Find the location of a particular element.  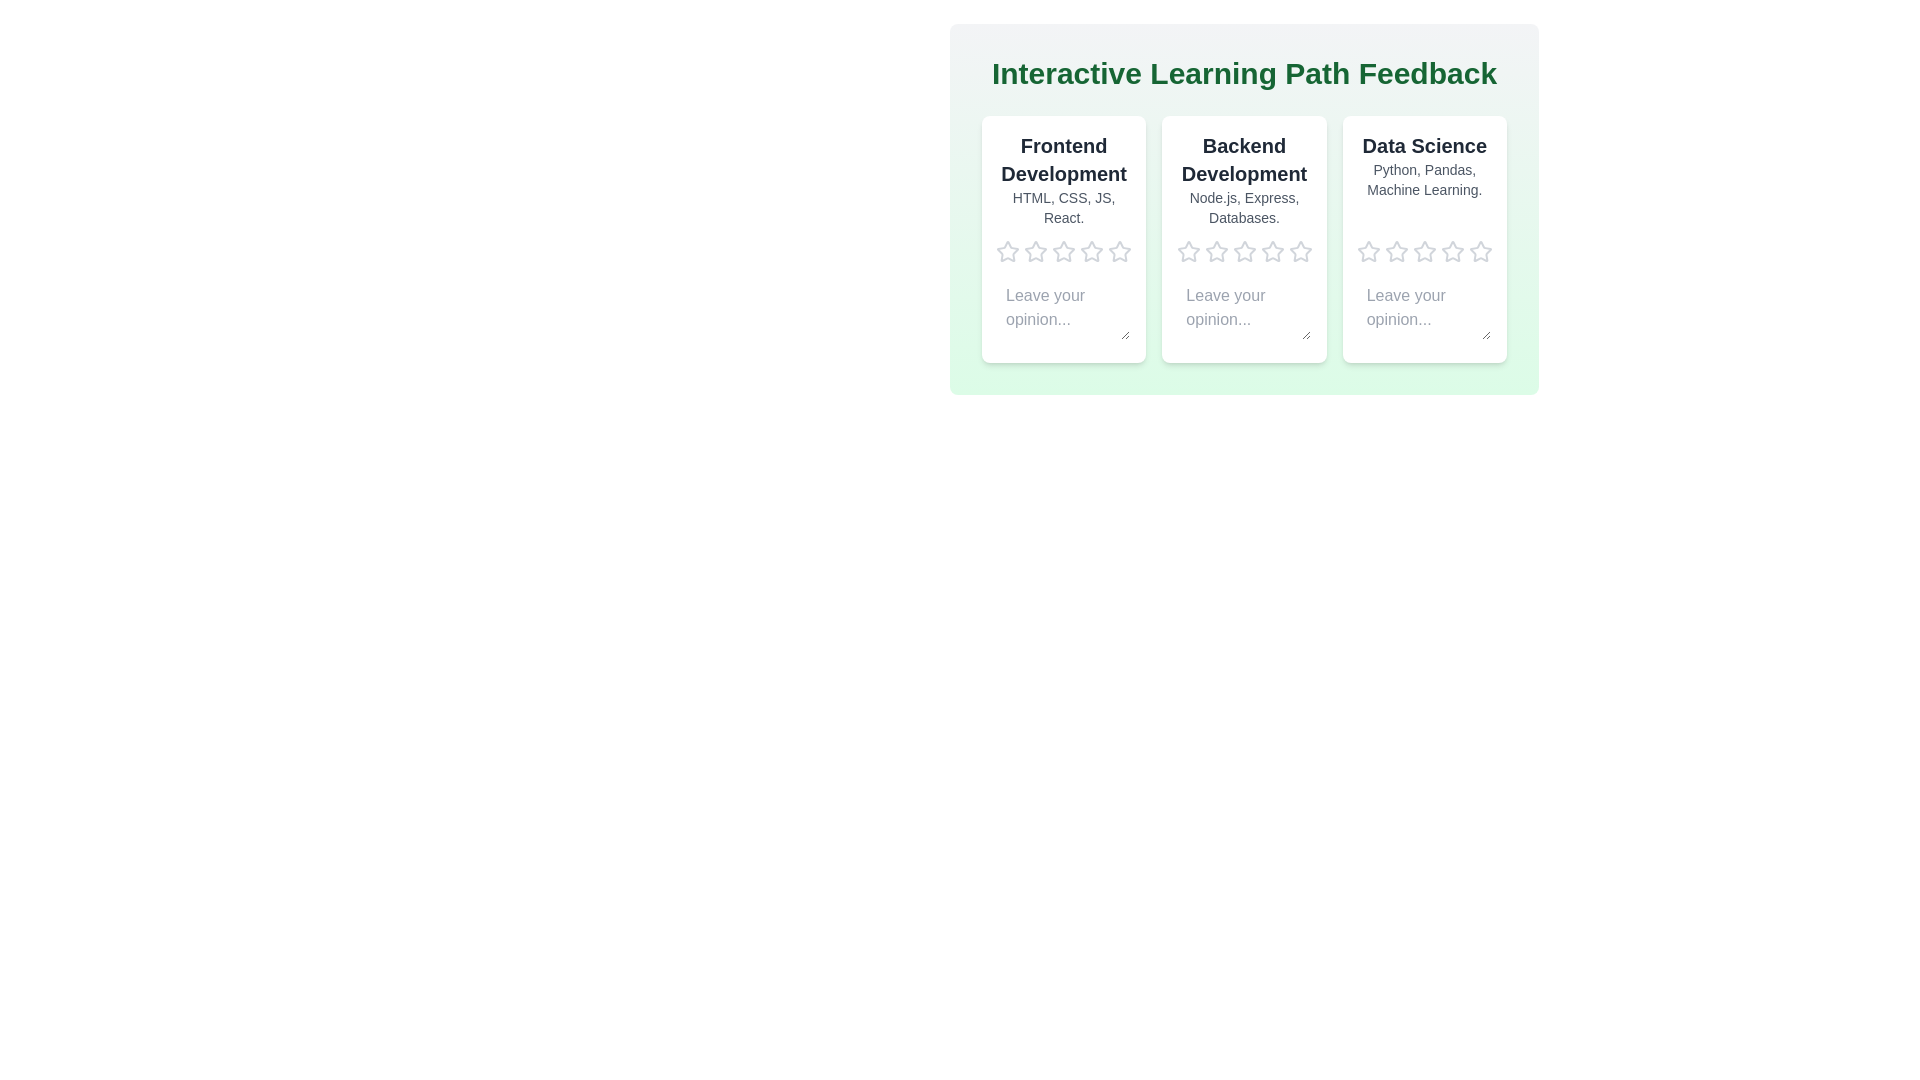

the learning path card for Data Science is located at coordinates (1423, 238).